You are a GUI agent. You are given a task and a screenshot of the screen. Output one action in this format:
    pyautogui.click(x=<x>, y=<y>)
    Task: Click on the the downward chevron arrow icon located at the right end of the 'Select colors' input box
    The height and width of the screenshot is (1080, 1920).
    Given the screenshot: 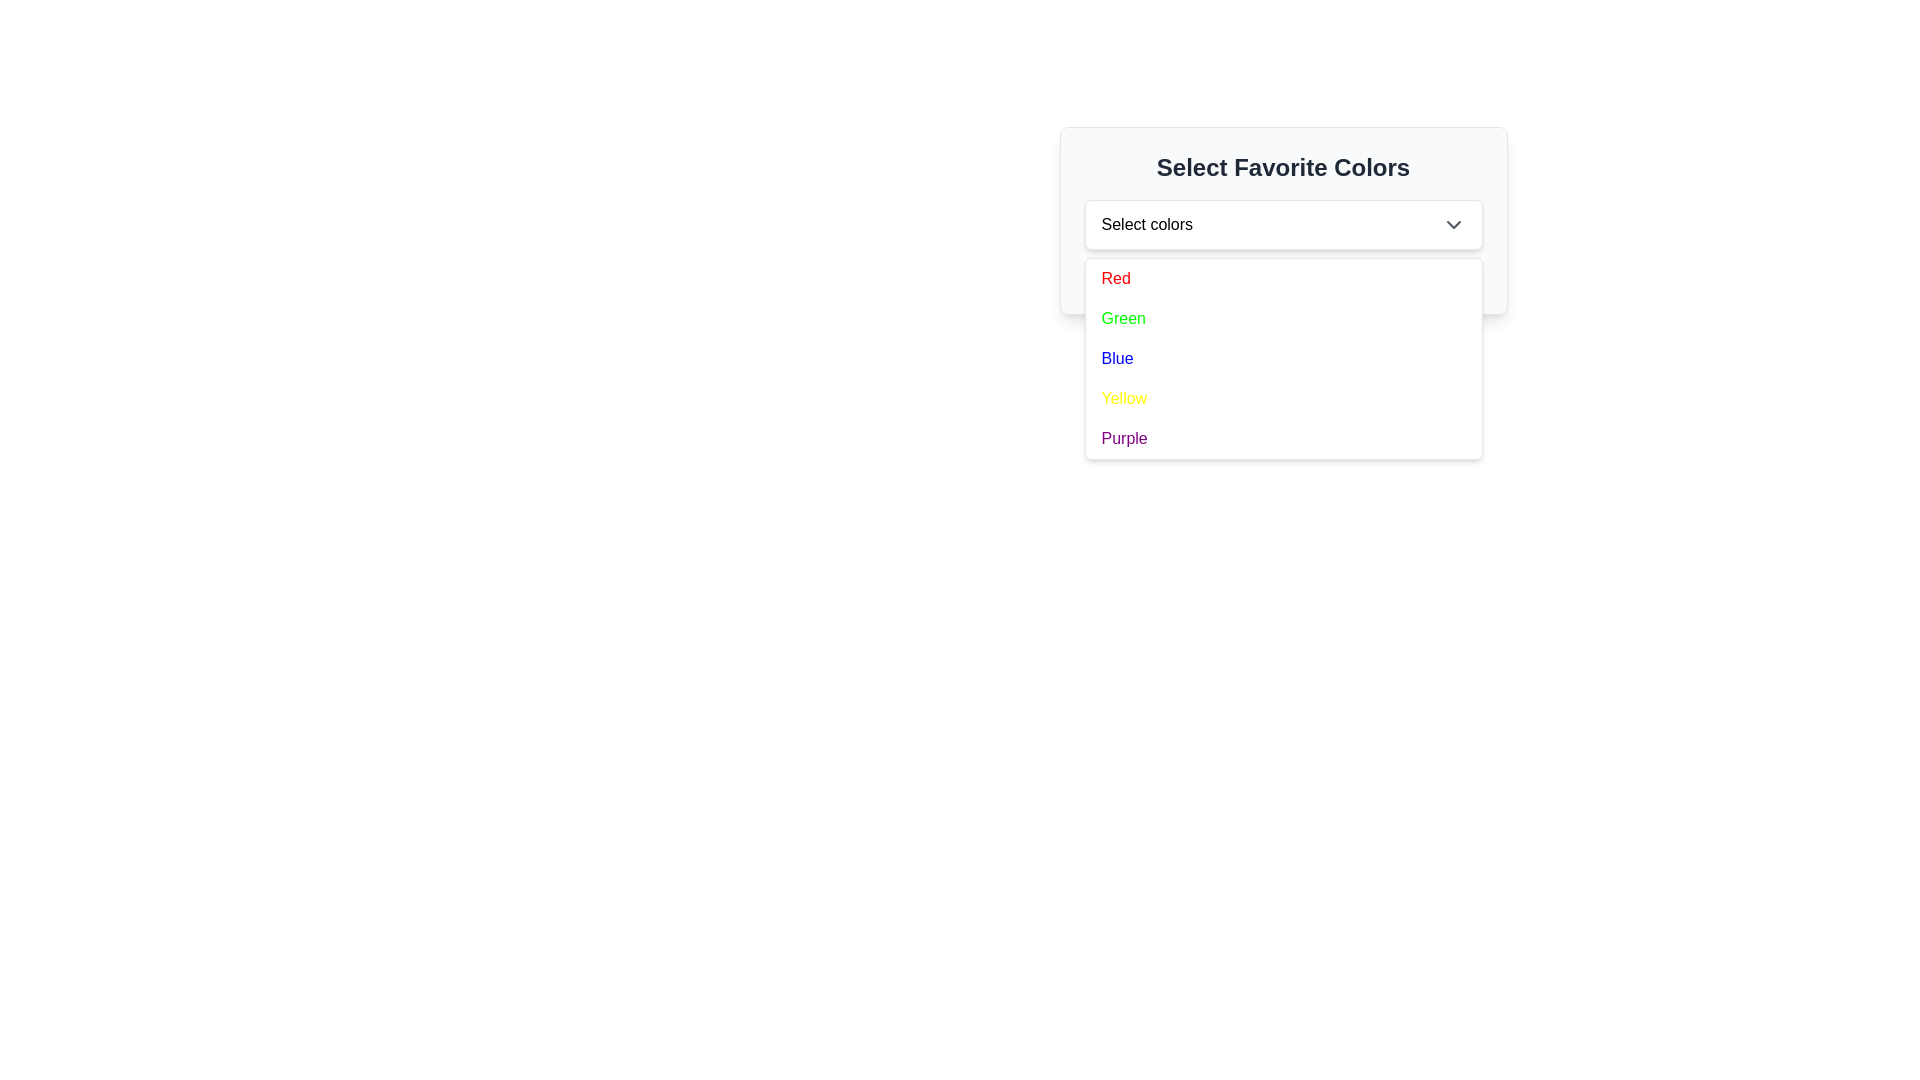 What is the action you would take?
    pyautogui.click(x=1453, y=224)
    